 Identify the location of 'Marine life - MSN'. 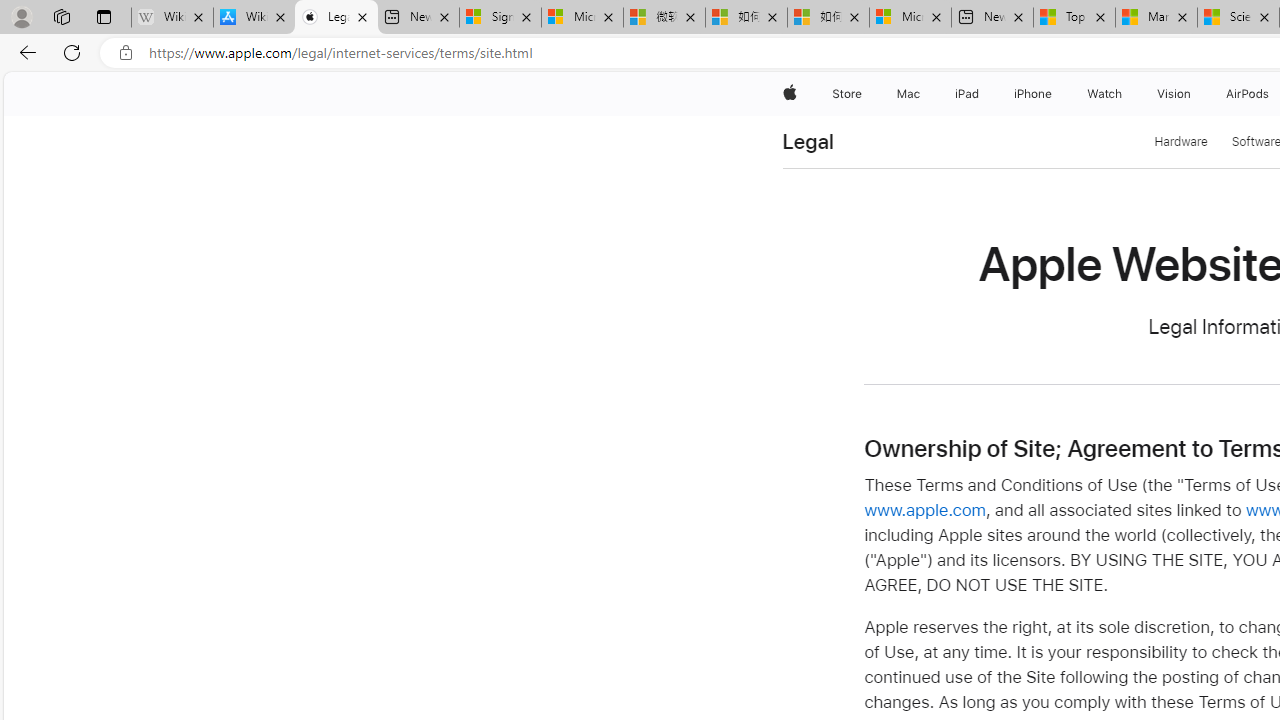
(1156, 17).